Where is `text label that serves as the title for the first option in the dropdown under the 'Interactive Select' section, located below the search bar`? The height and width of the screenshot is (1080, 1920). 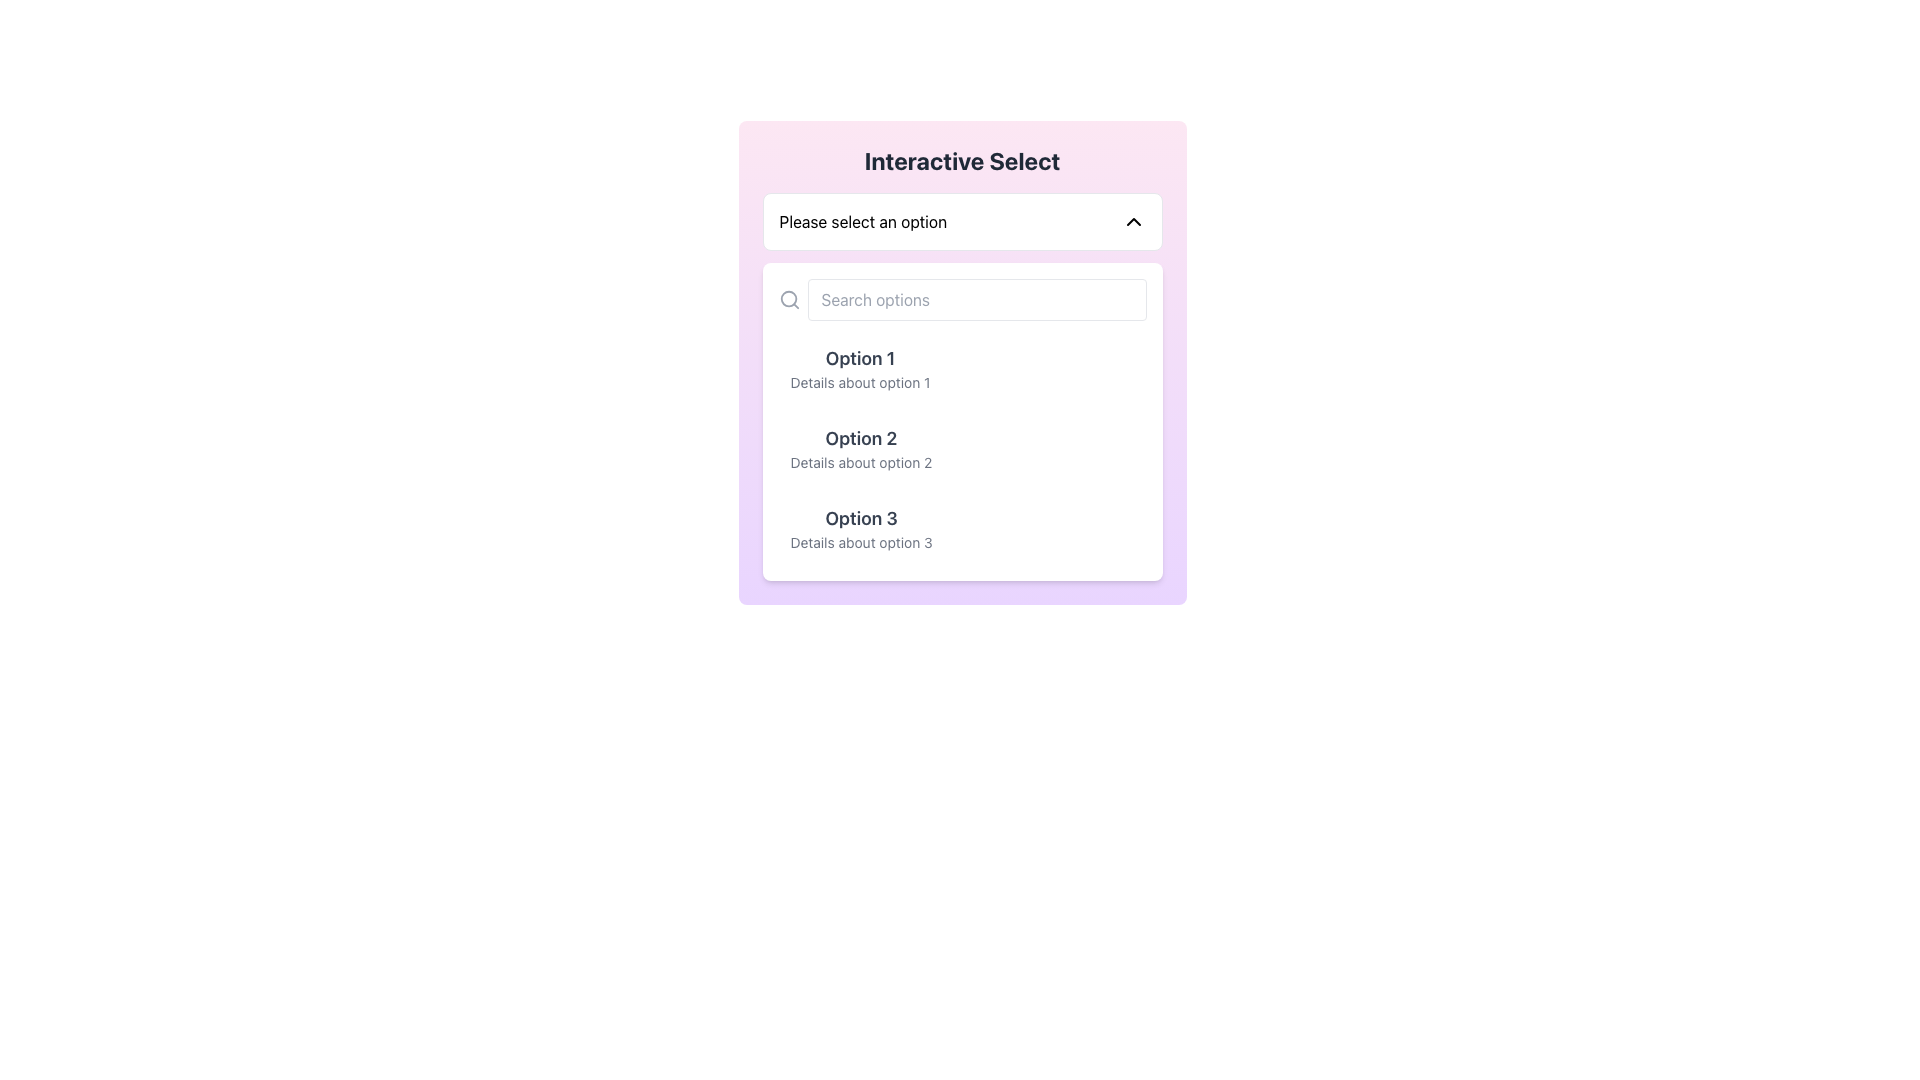 text label that serves as the title for the first option in the dropdown under the 'Interactive Select' section, located below the search bar is located at coordinates (860, 357).